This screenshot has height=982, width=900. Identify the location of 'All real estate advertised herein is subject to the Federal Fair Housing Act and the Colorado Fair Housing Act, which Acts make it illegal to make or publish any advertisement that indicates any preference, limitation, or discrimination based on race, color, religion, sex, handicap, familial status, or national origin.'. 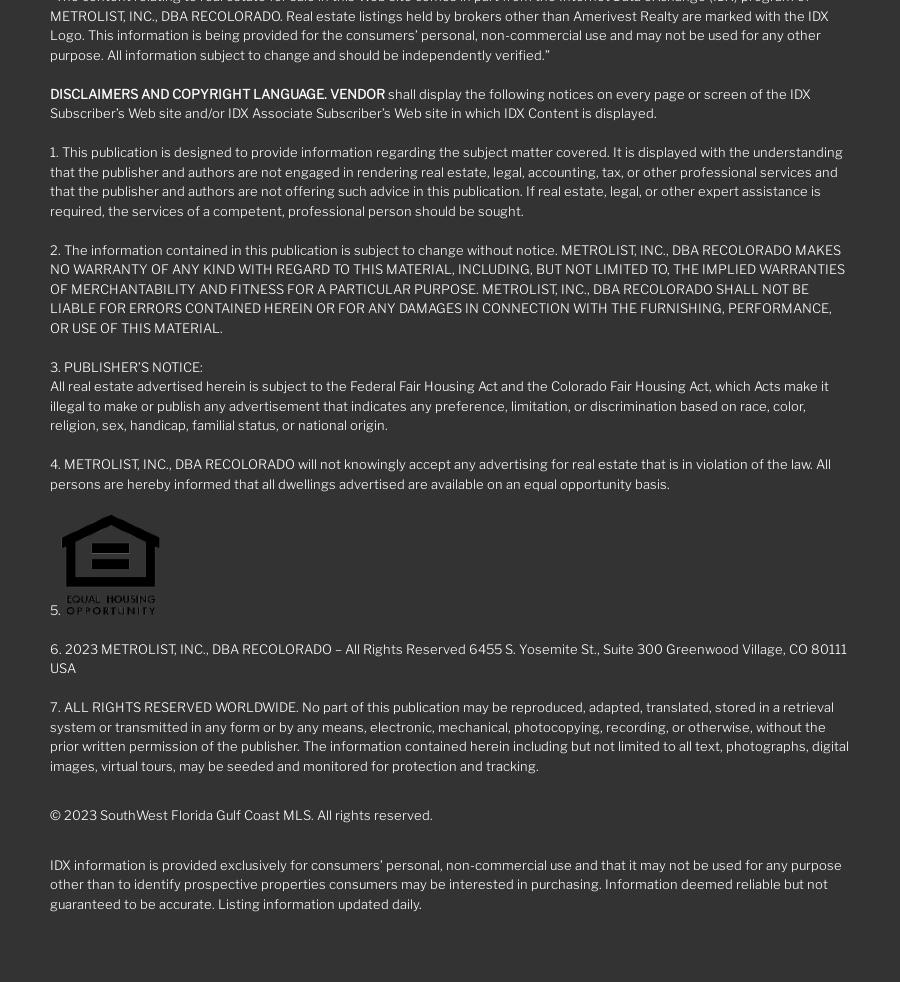
(439, 405).